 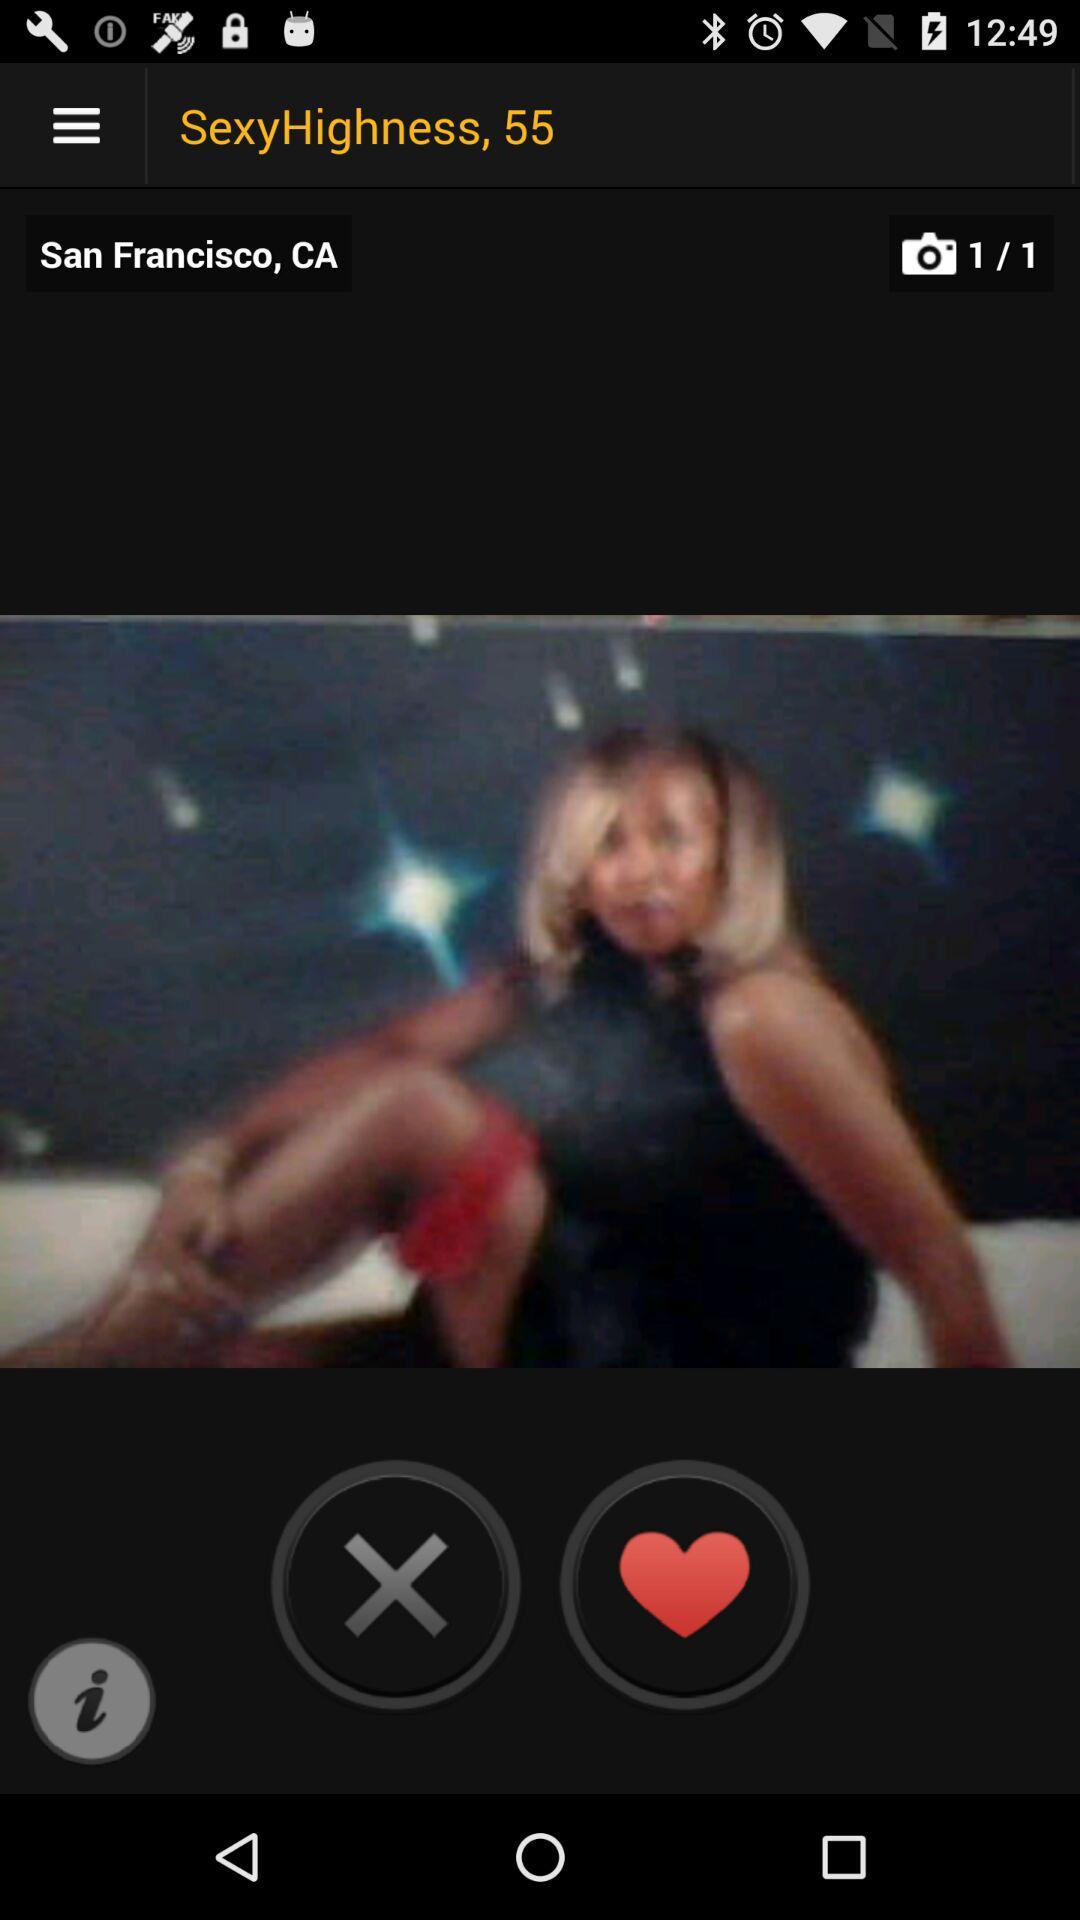 What do you see at coordinates (682, 1583) in the screenshot?
I see `profile` at bounding box center [682, 1583].